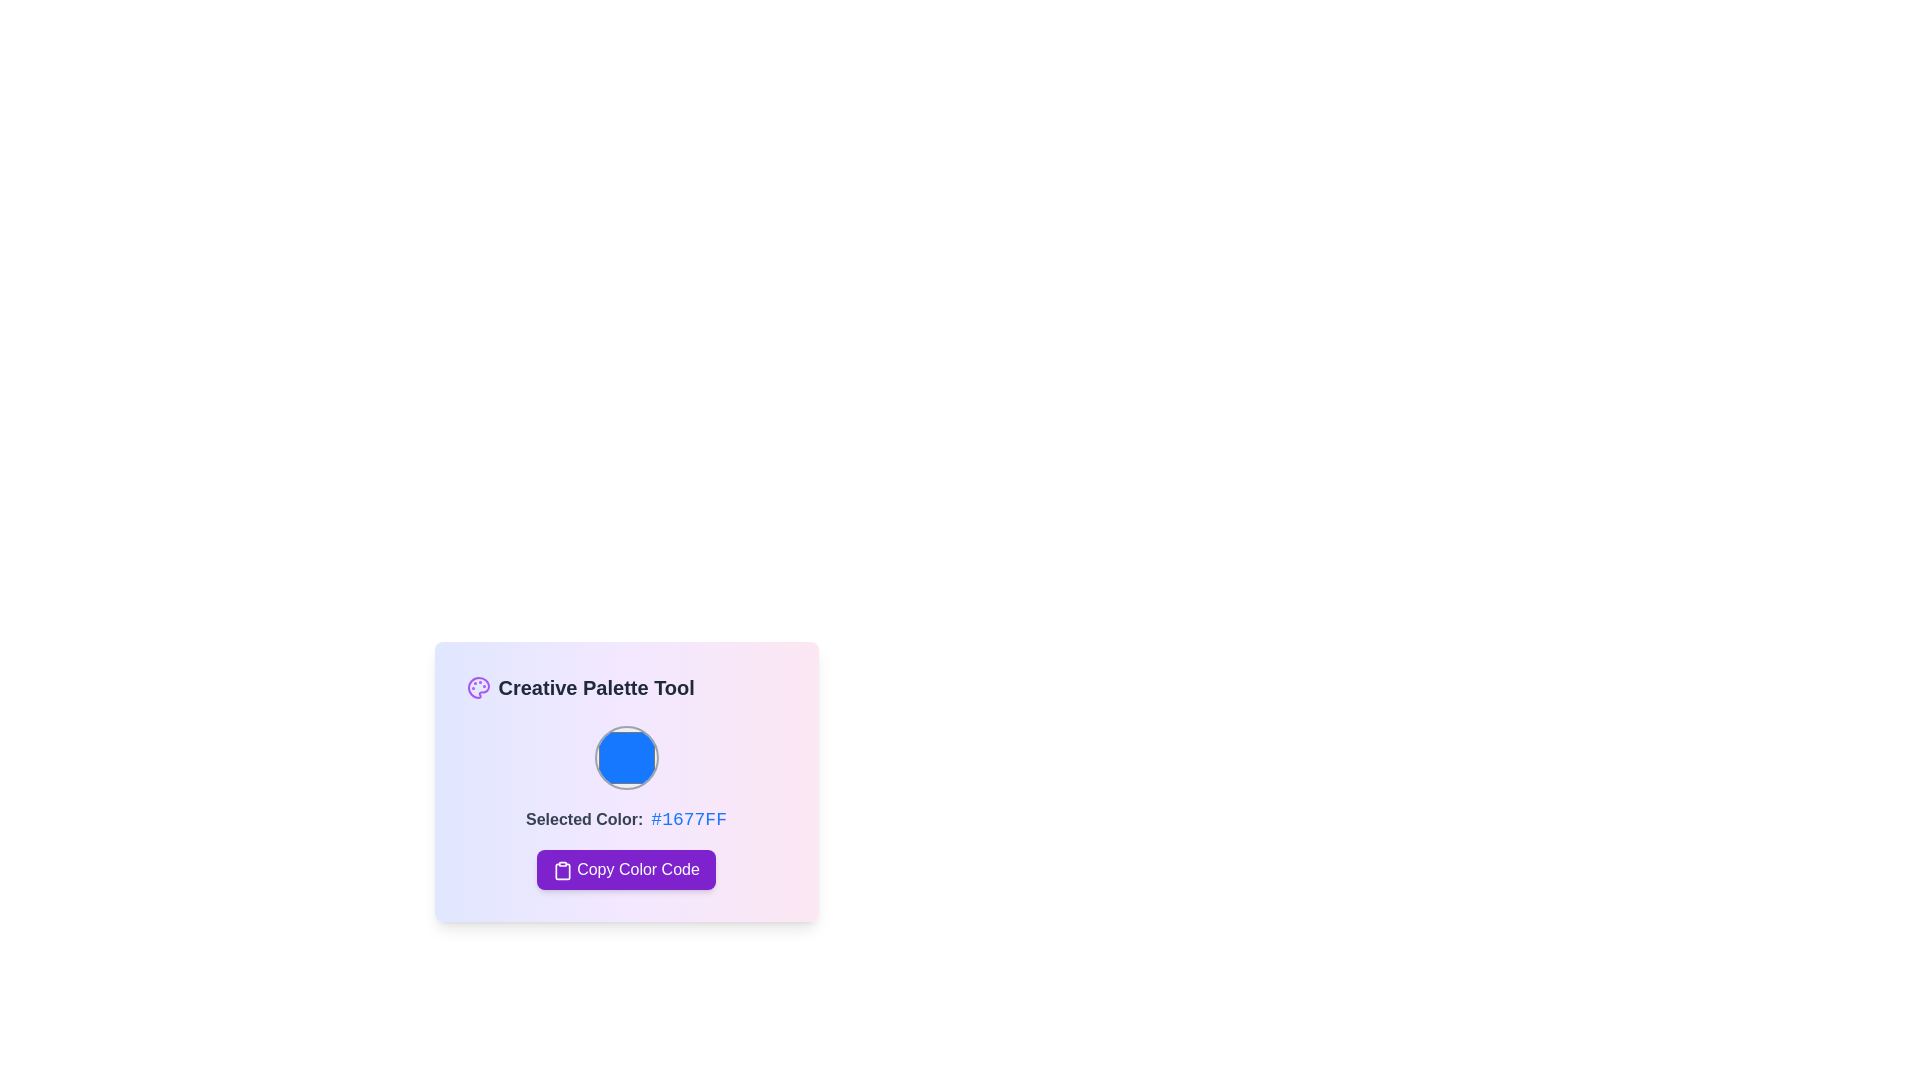 This screenshot has height=1080, width=1920. Describe the element at coordinates (625, 869) in the screenshot. I see `the 'Copy Color Code' button` at that location.